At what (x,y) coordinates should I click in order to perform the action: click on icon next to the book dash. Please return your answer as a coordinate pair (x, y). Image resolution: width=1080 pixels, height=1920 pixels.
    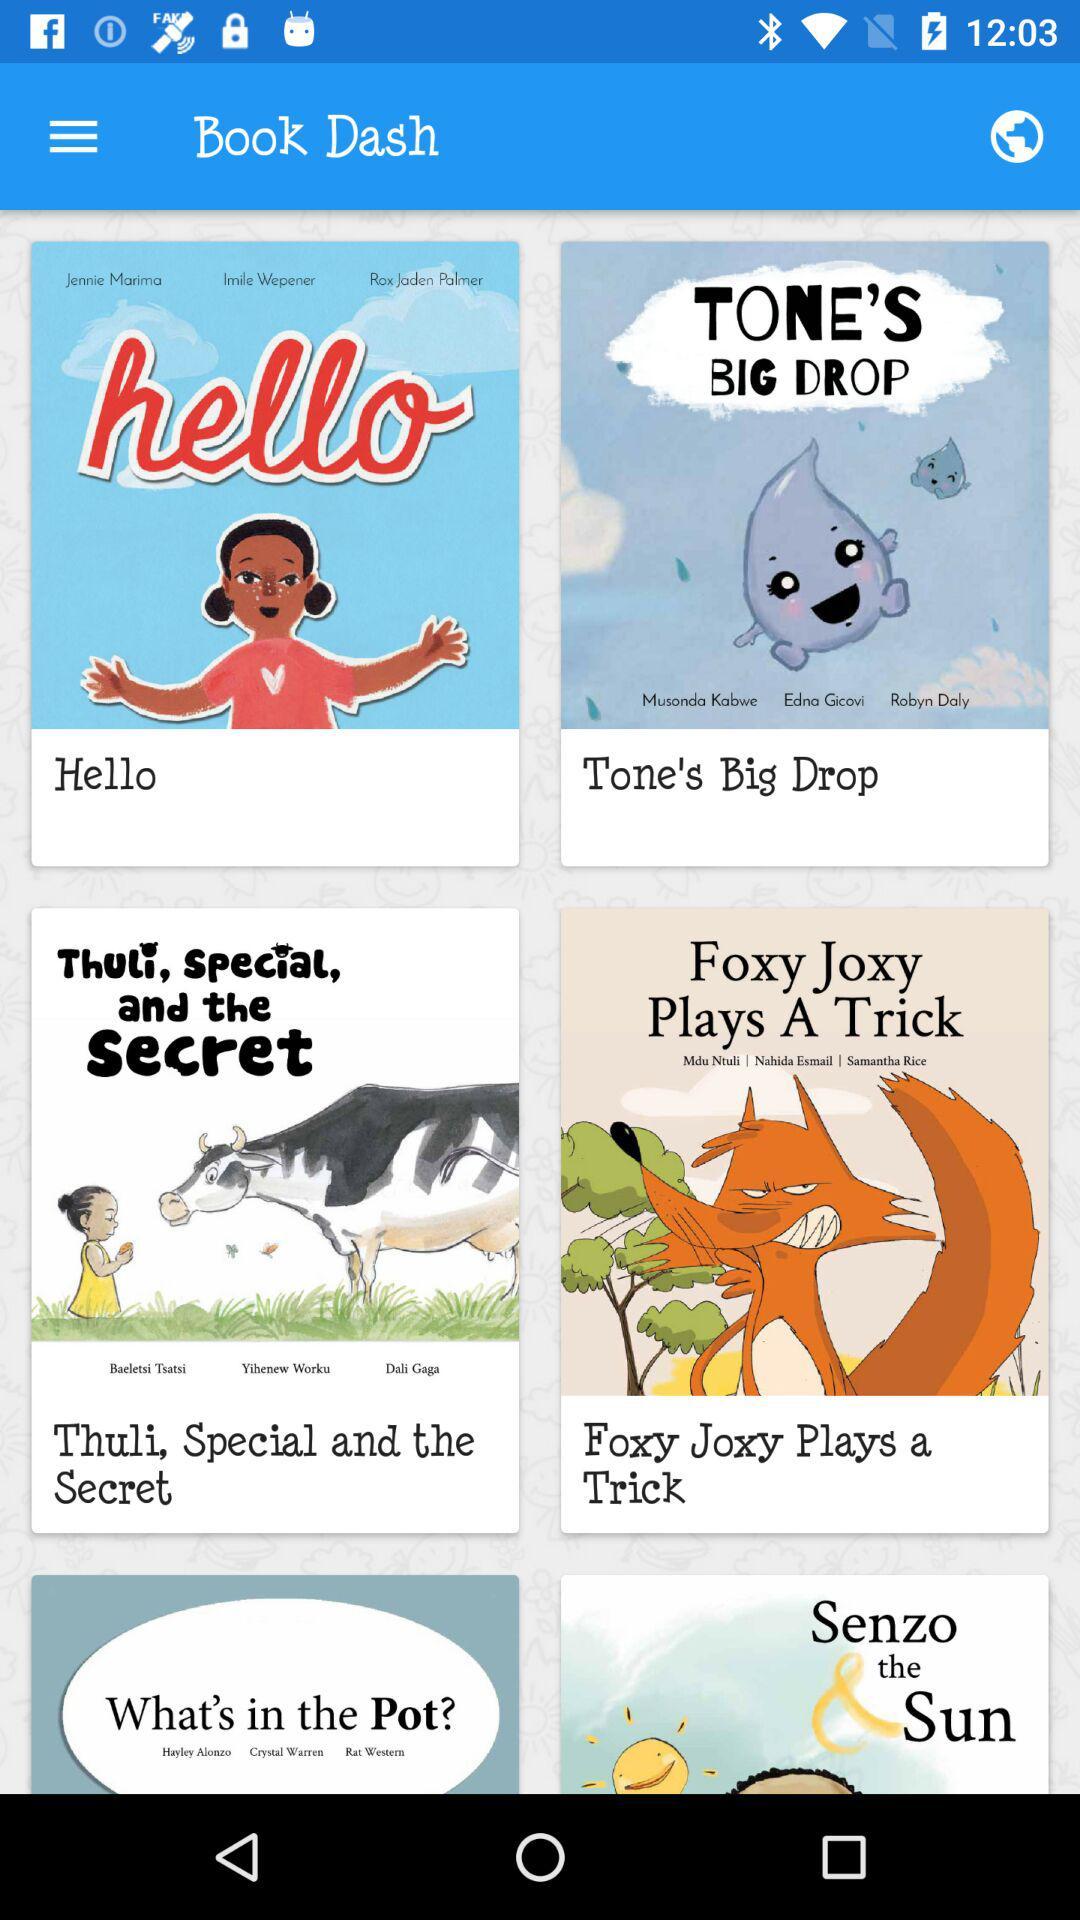
    Looking at the image, I should click on (1017, 135).